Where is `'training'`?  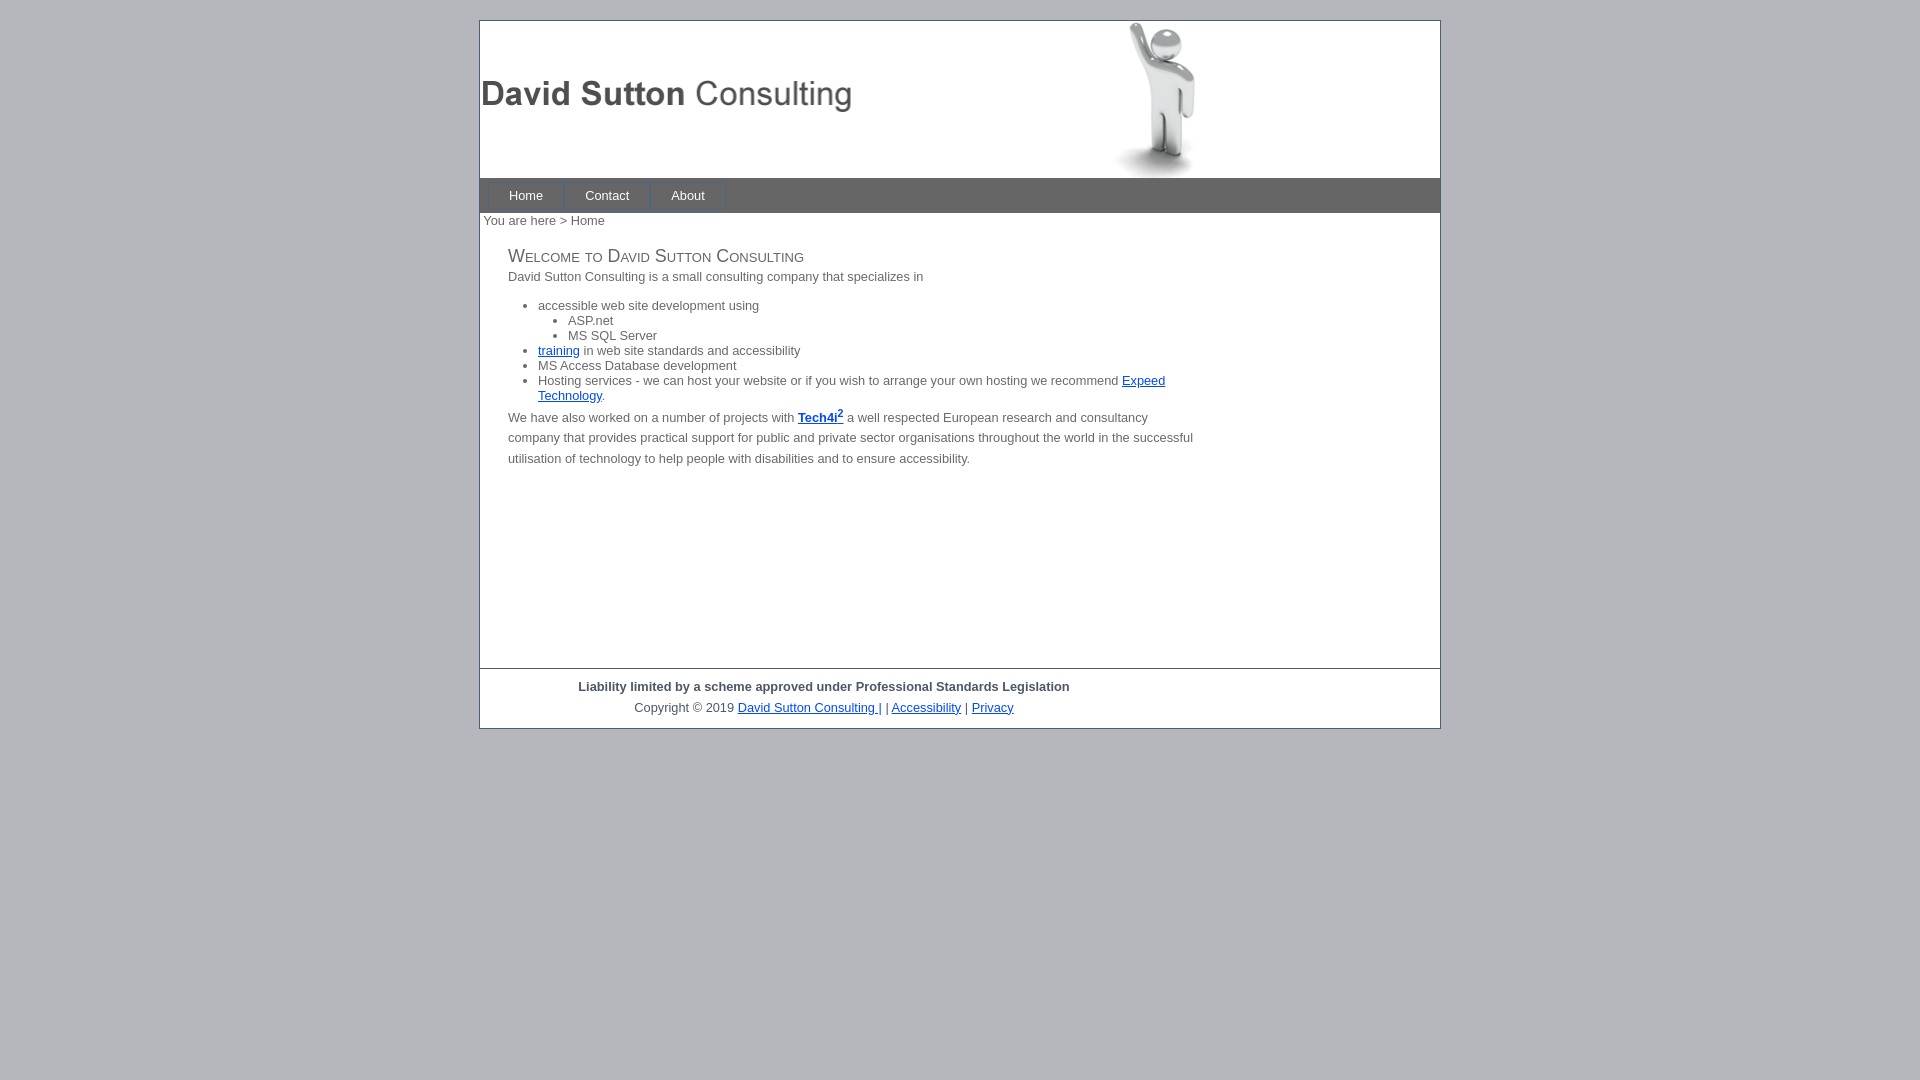 'training' is located at coordinates (558, 349).